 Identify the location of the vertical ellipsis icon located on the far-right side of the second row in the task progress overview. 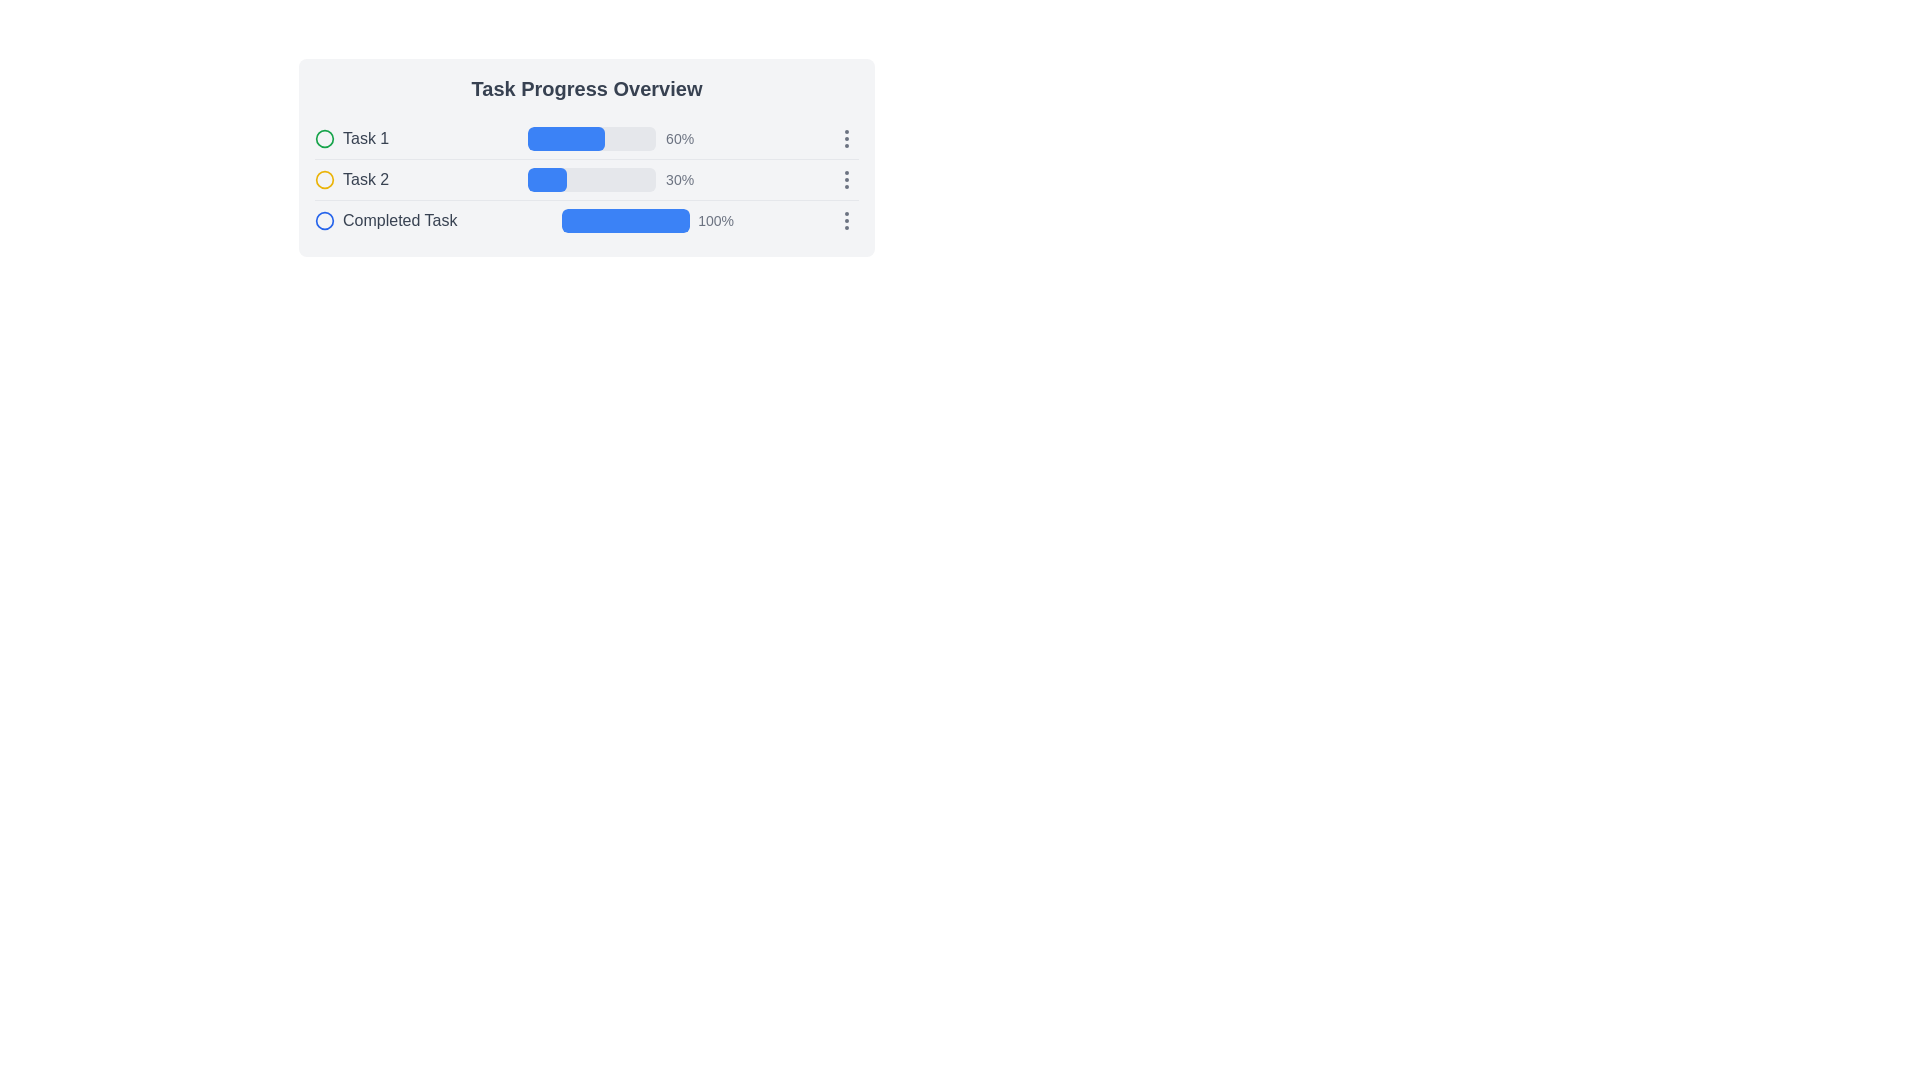
(846, 180).